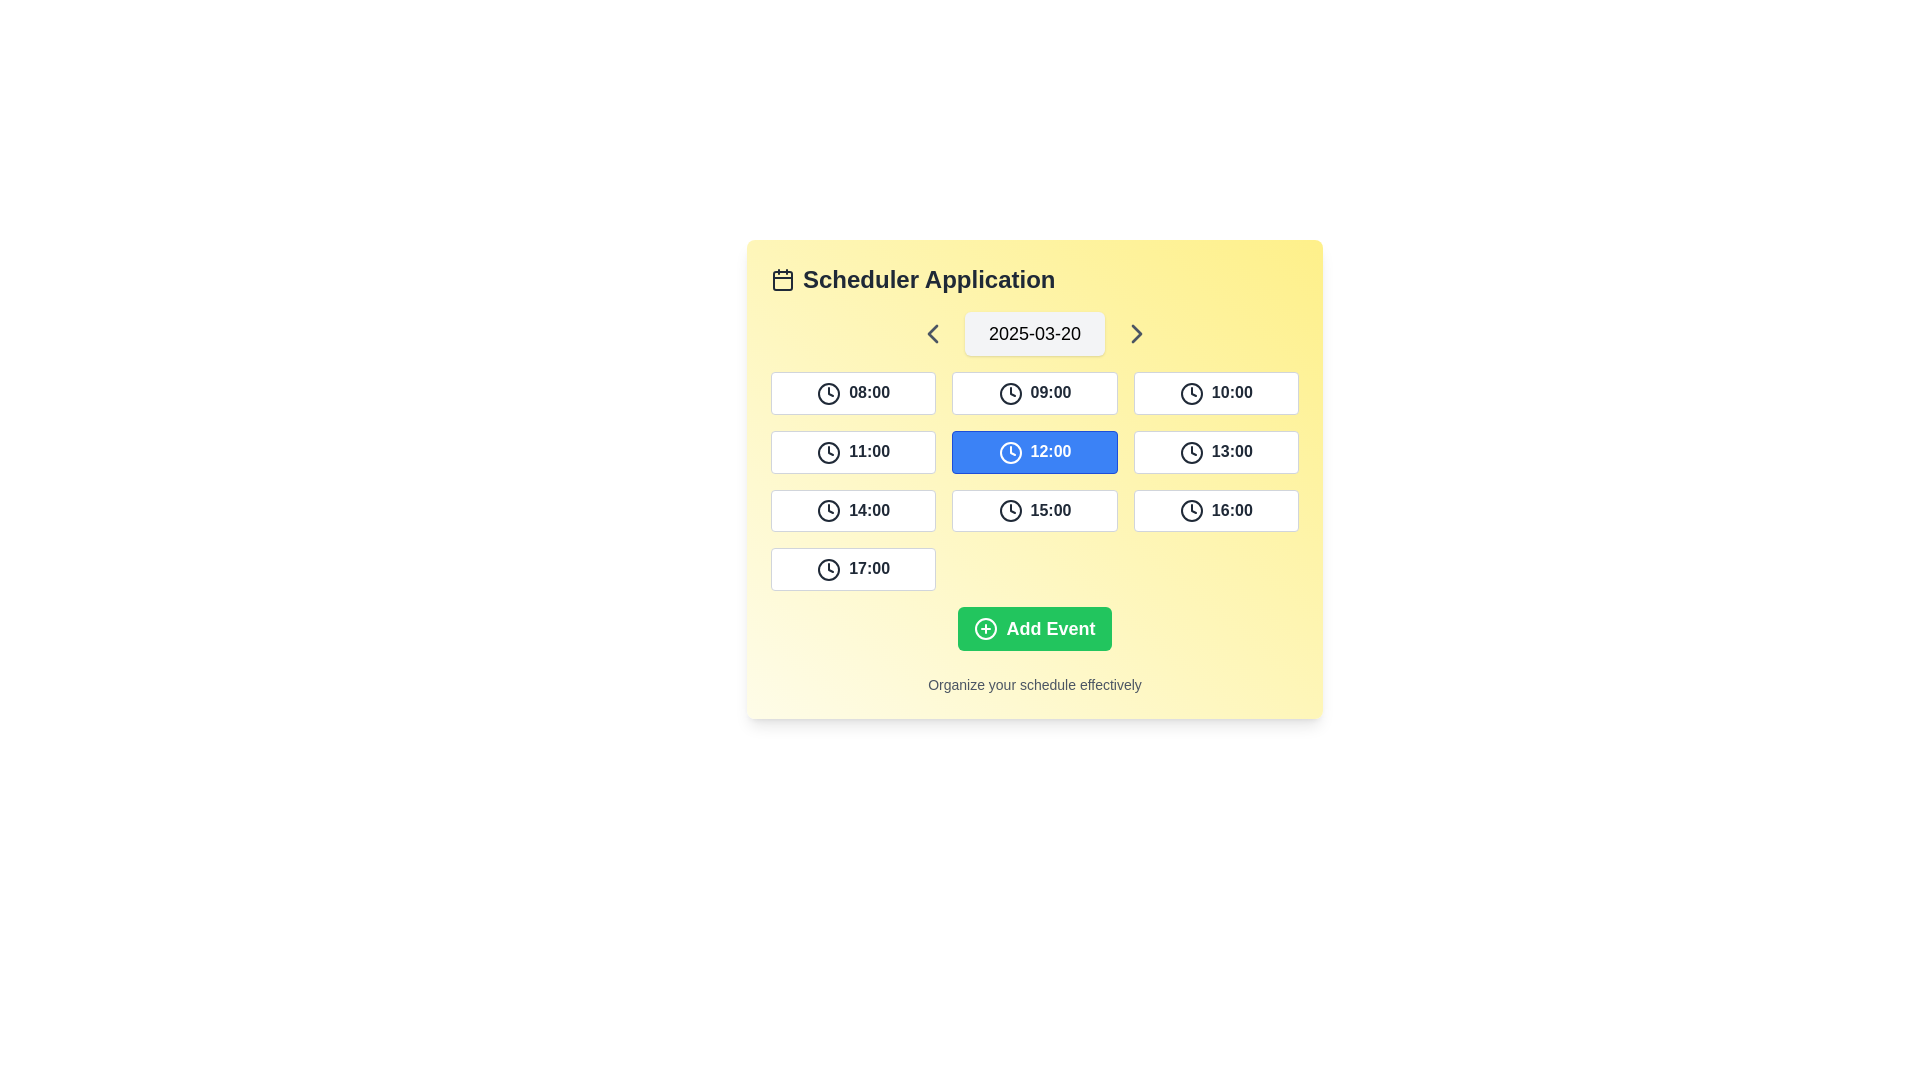  I want to click on the button in the first row of the grid layout under the 'Scheduler Application' header, so click(853, 393).